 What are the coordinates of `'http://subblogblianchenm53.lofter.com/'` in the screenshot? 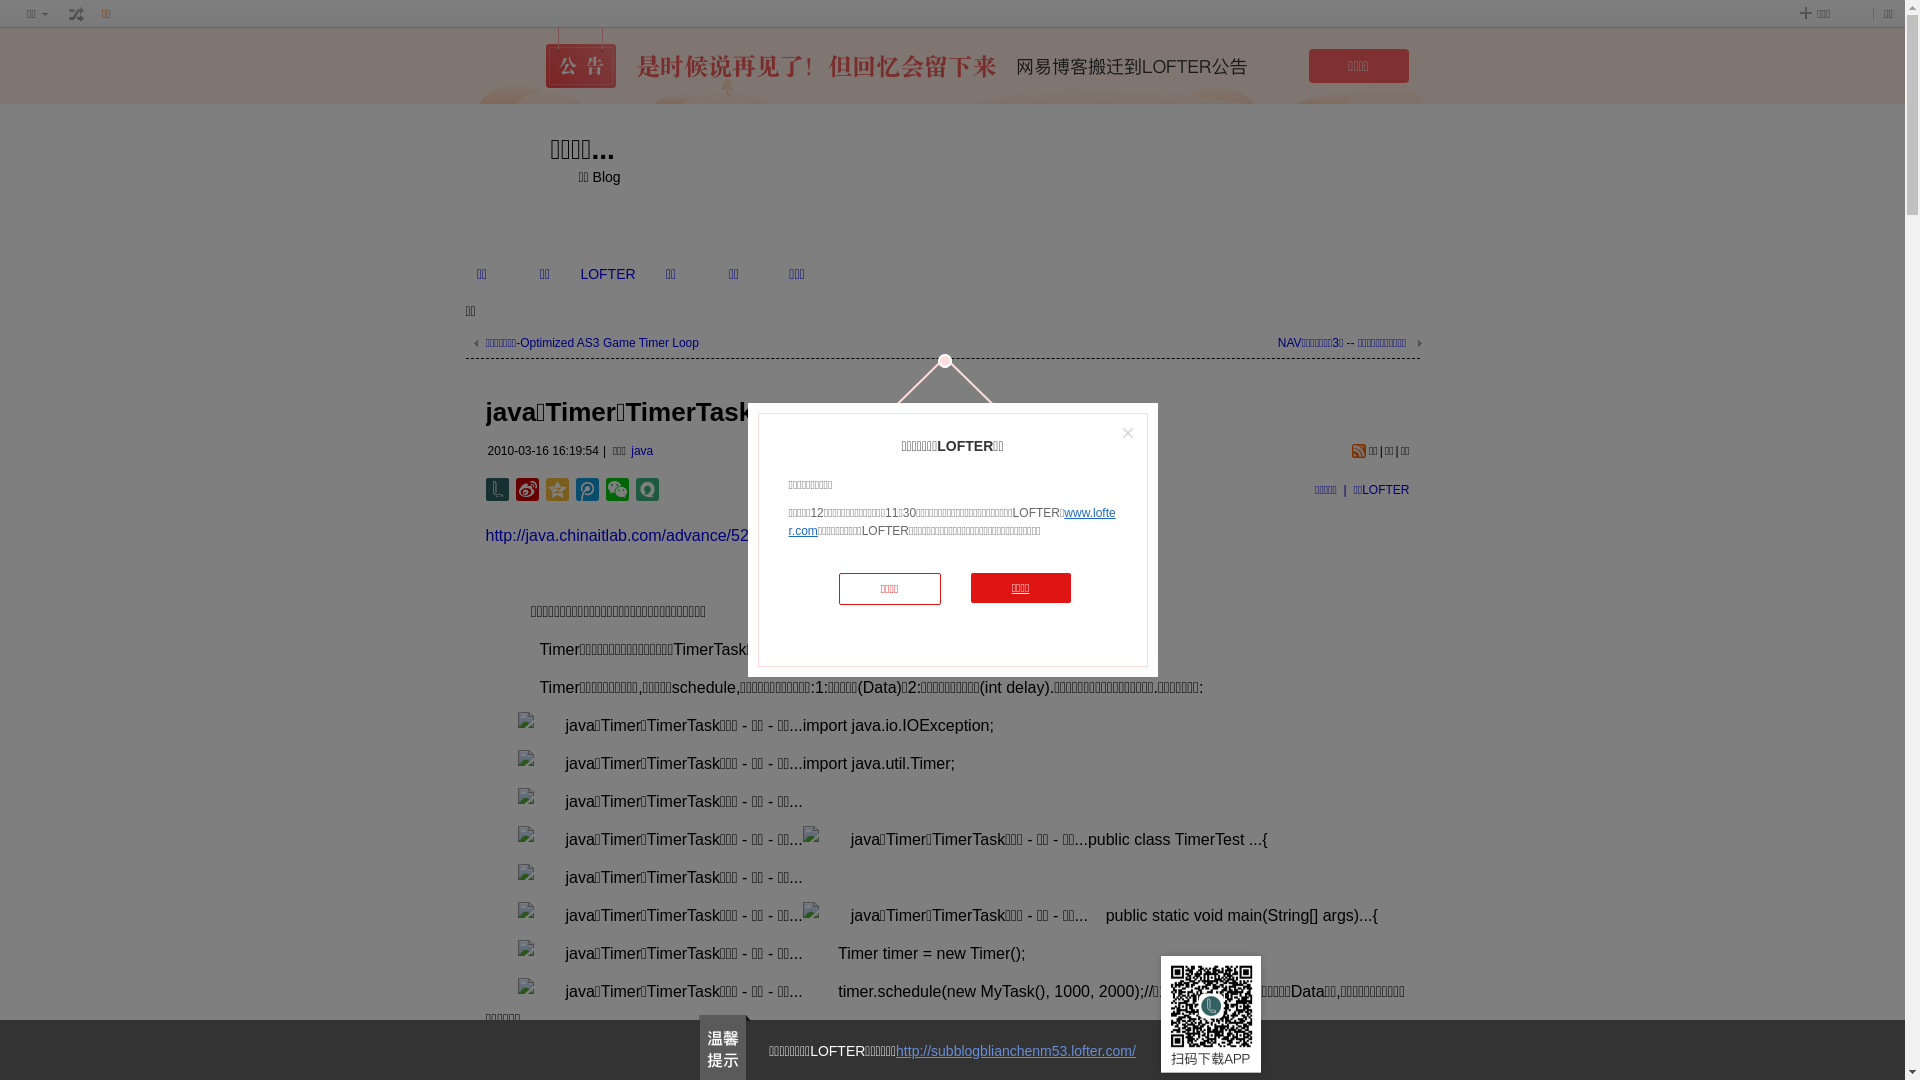 It's located at (1016, 1049).